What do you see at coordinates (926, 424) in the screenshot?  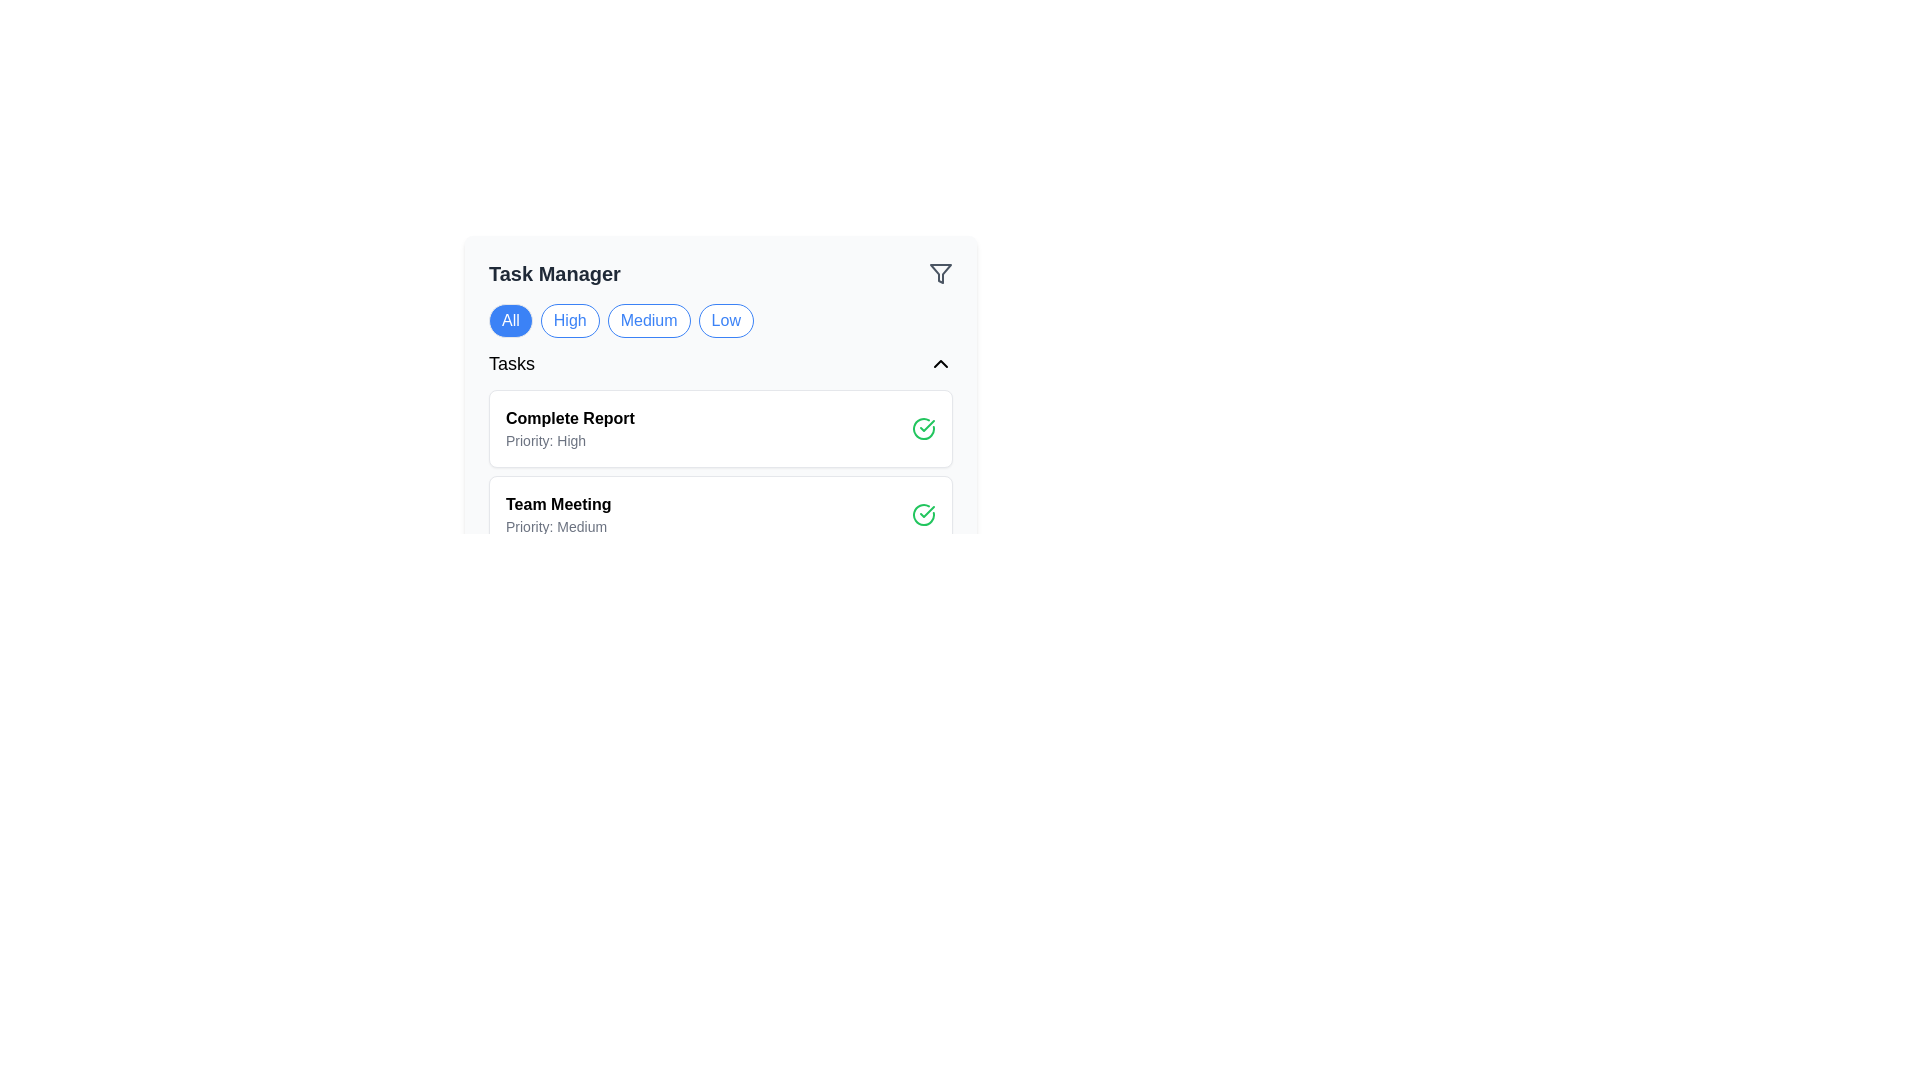 I see `the green checkmark icon within a circular border located to the far right of the 'Team Meeting' task item in the task list via visual observation` at bounding box center [926, 424].